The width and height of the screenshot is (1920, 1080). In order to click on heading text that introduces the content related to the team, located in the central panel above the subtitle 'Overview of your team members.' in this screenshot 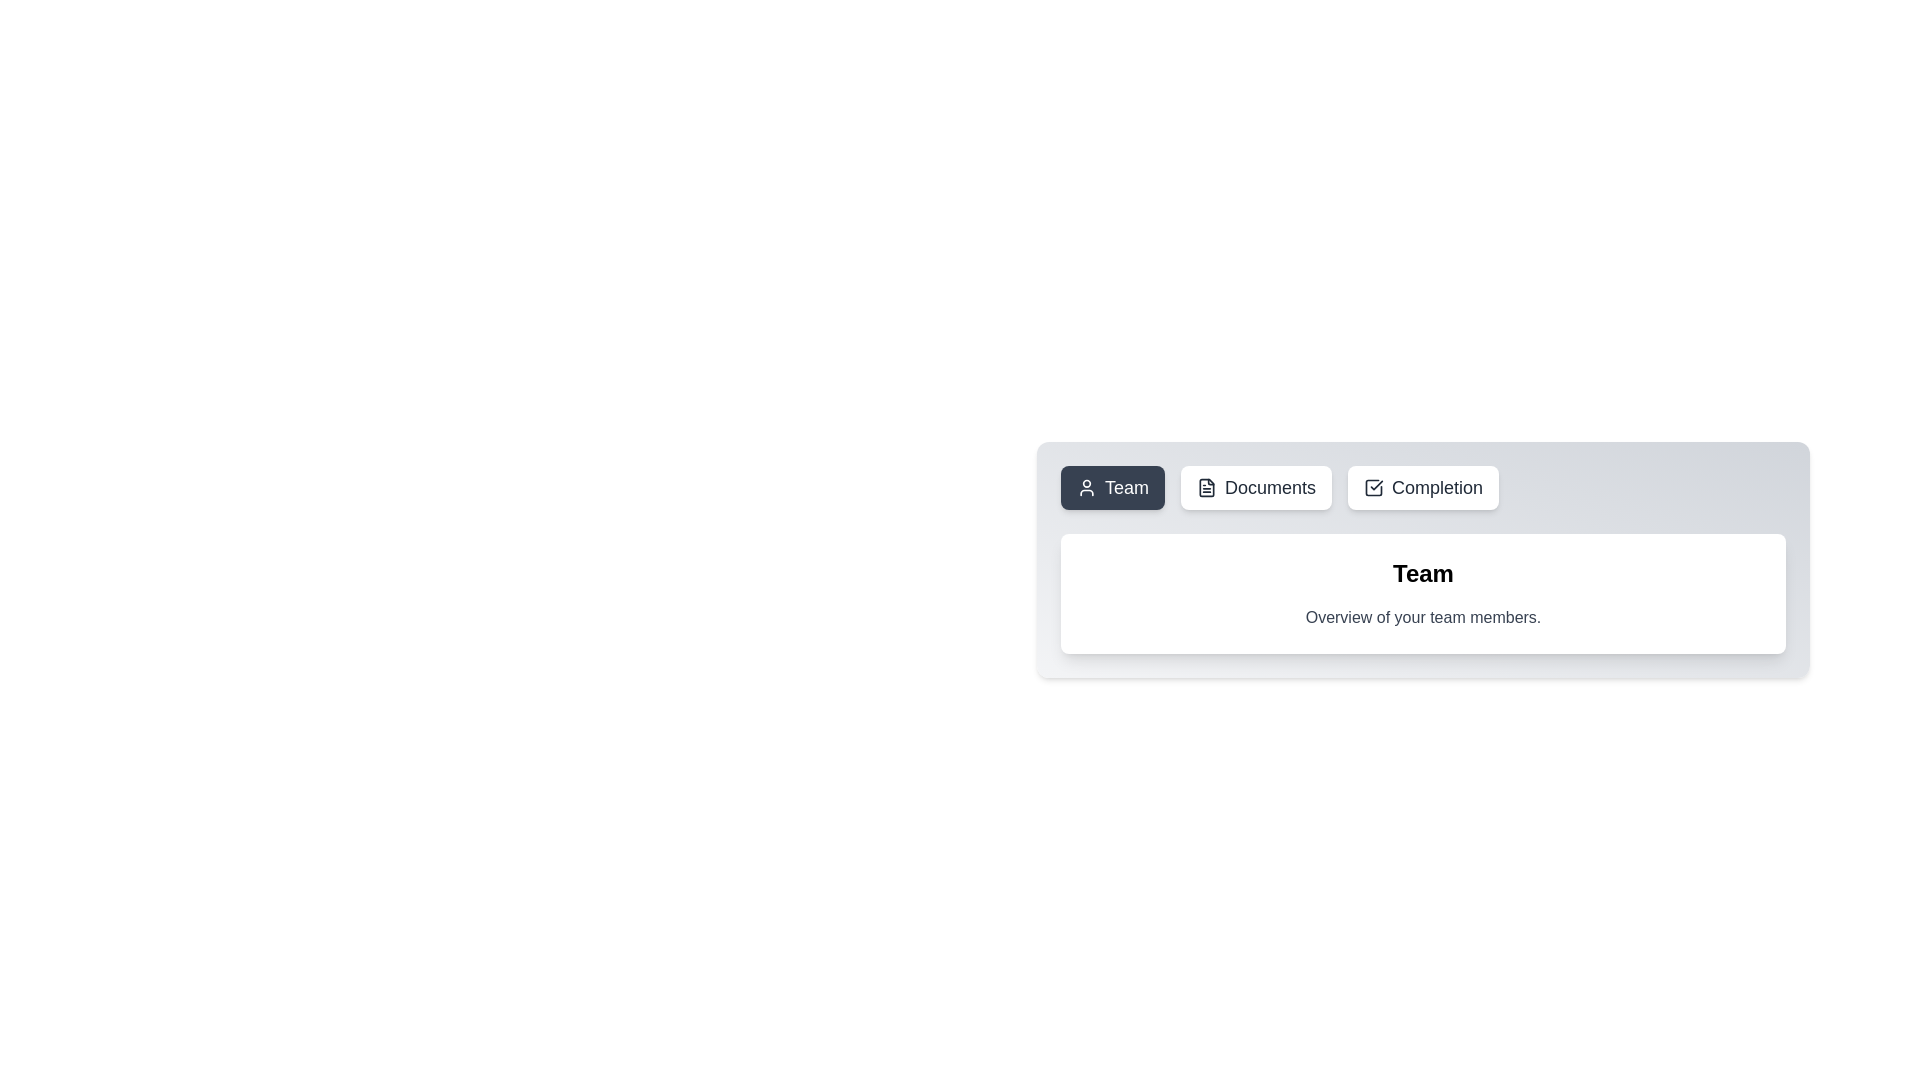, I will do `click(1422, 574)`.